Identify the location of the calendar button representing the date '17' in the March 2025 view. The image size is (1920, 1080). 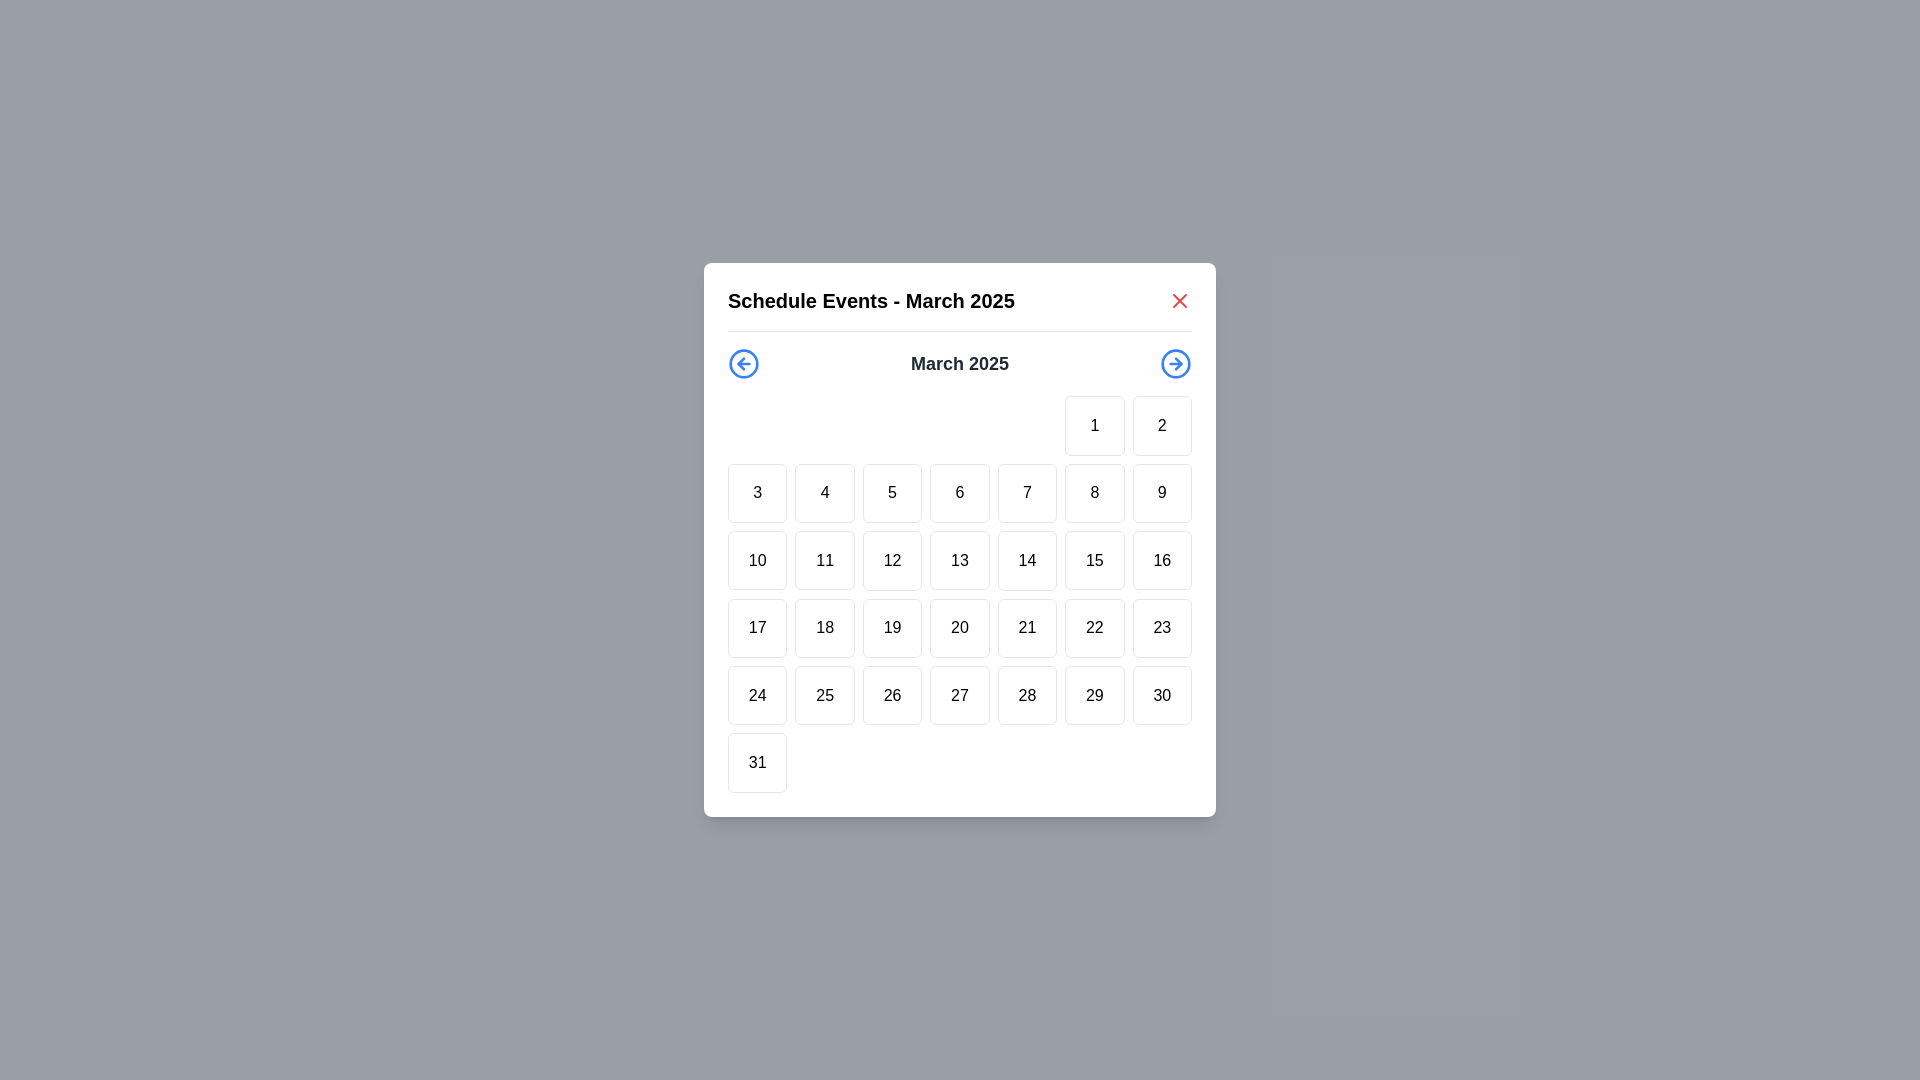
(756, 627).